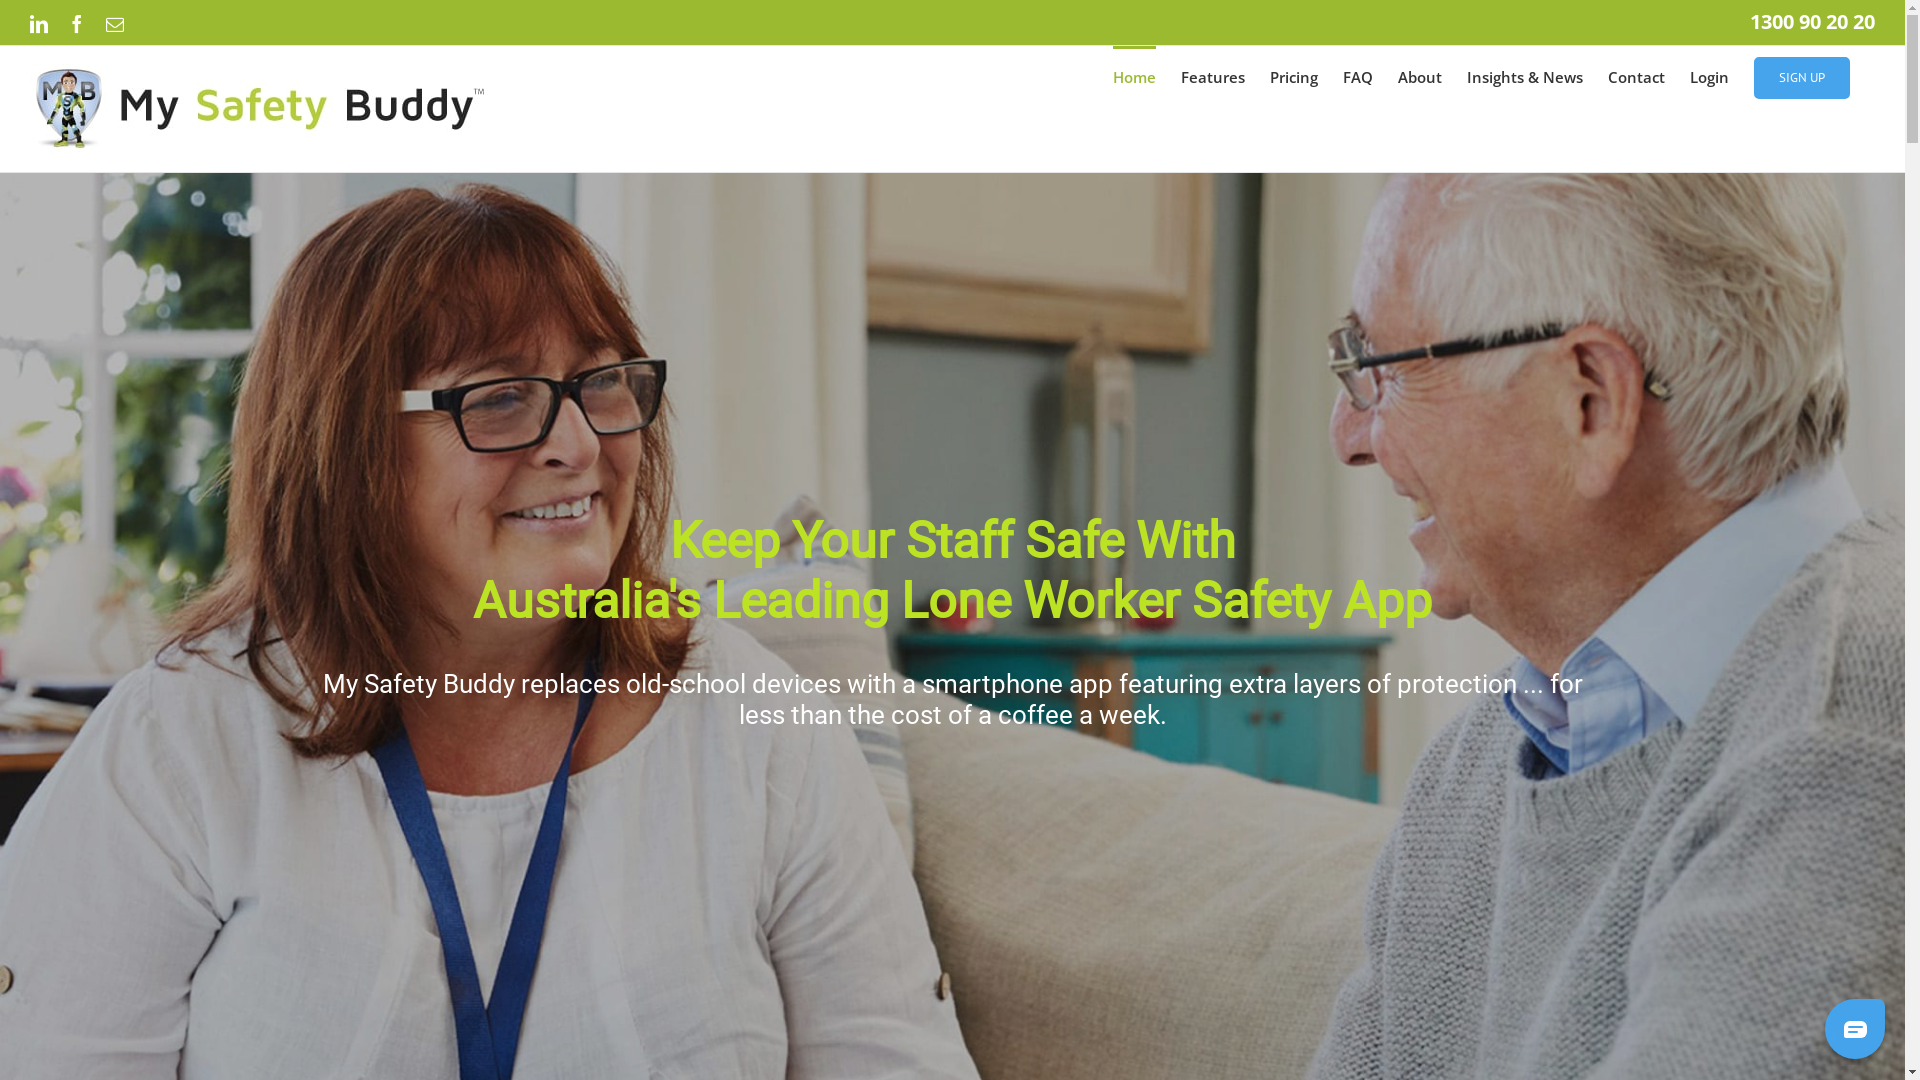 Image resolution: width=1920 pixels, height=1080 pixels. Describe the element at coordinates (1358, 75) in the screenshot. I see `'FAQ'` at that location.